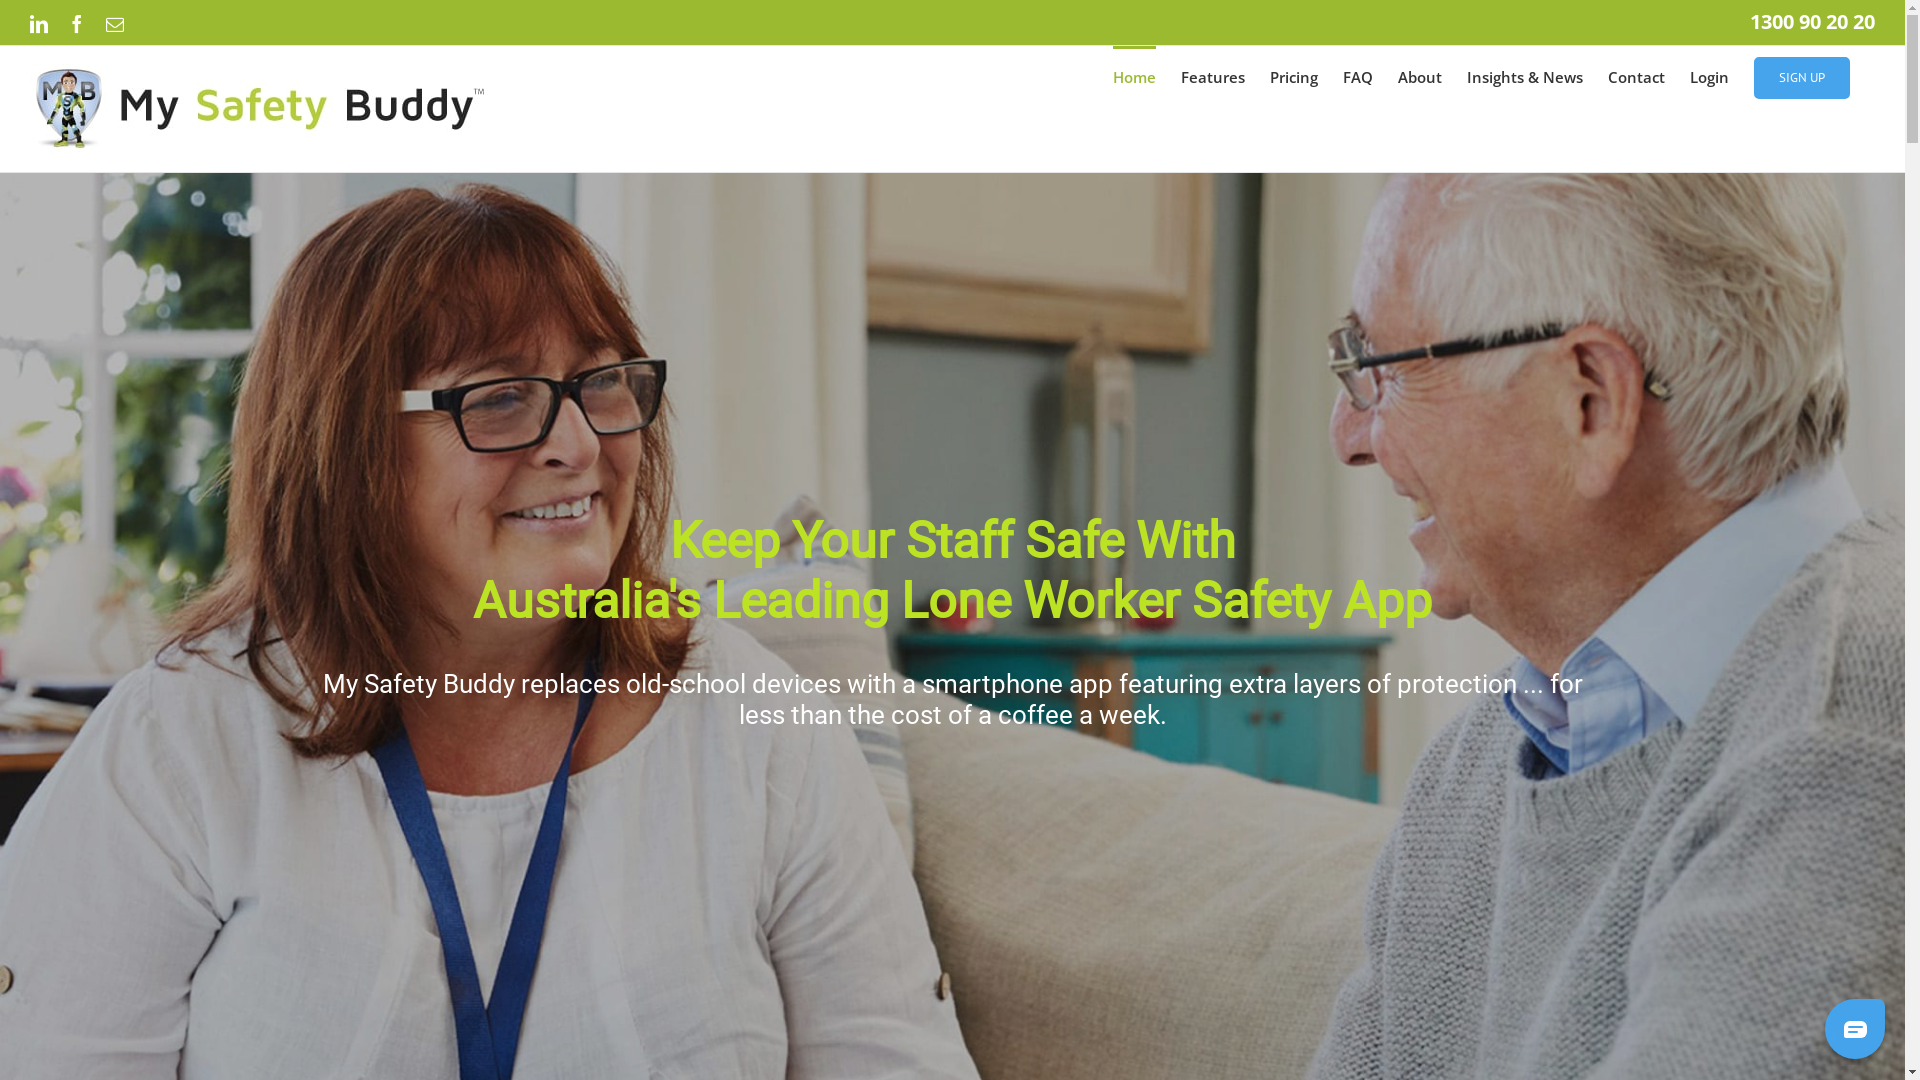 Image resolution: width=1920 pixels, height=1080 pixels. Describe the element at coordinates (1358, 75) in the screenshot. I see `'FAQ'` at that location.